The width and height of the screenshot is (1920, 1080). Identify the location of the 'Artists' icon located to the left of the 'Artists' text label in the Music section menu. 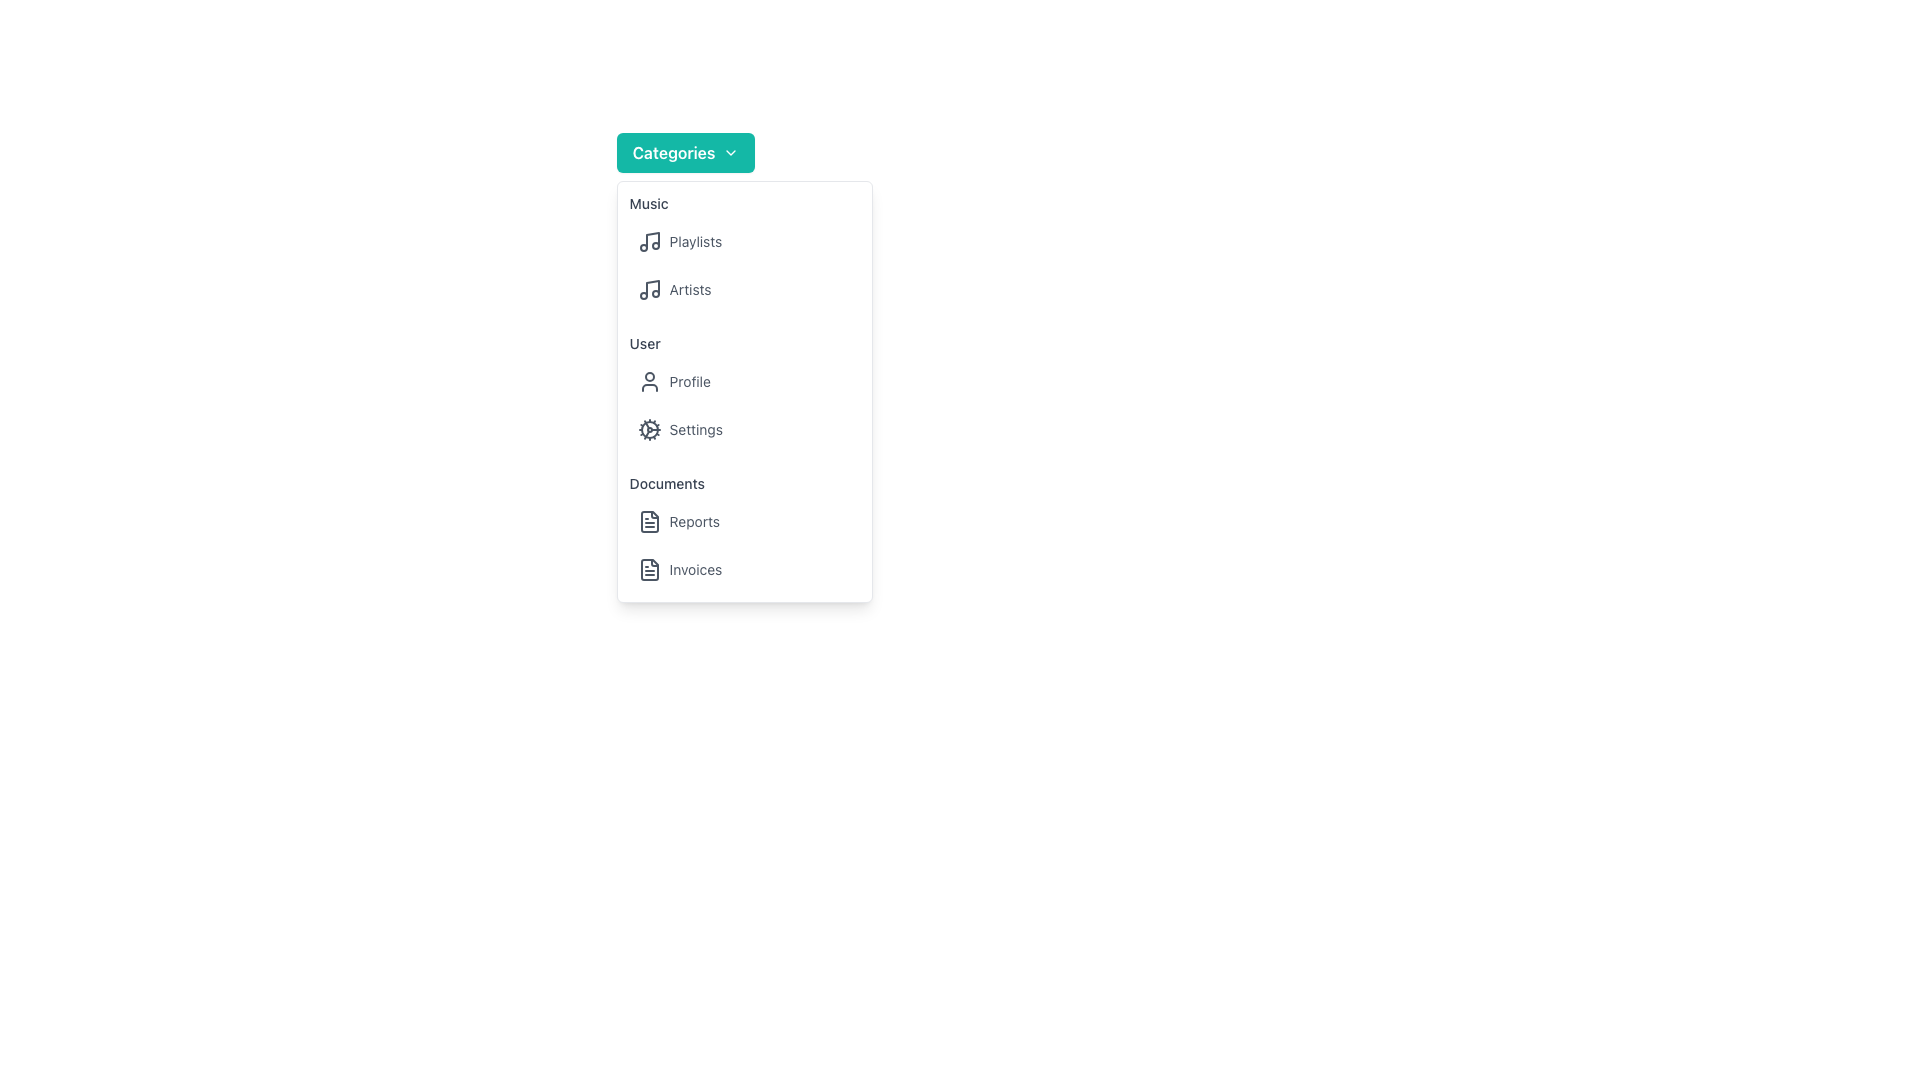
(649, 289).